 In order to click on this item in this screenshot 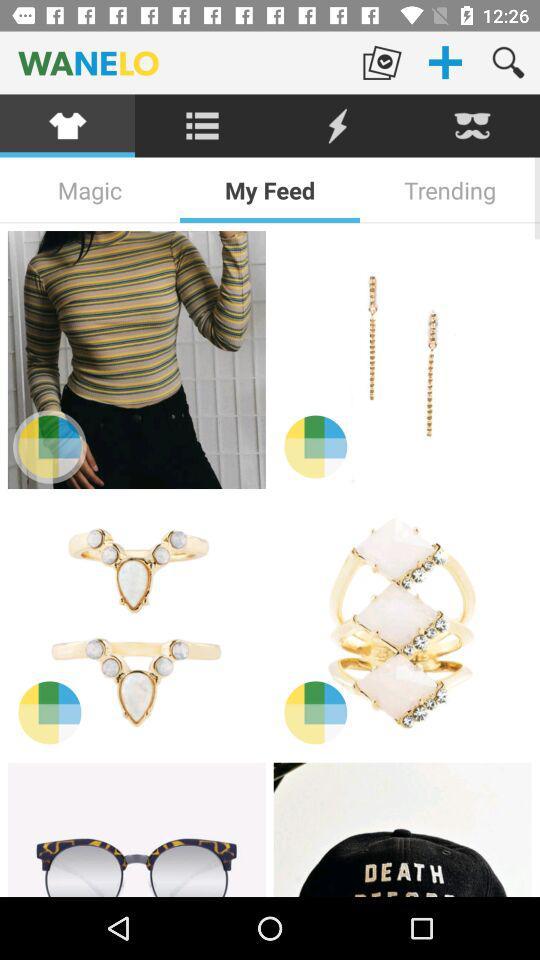, I will do `click(402, 624)`.